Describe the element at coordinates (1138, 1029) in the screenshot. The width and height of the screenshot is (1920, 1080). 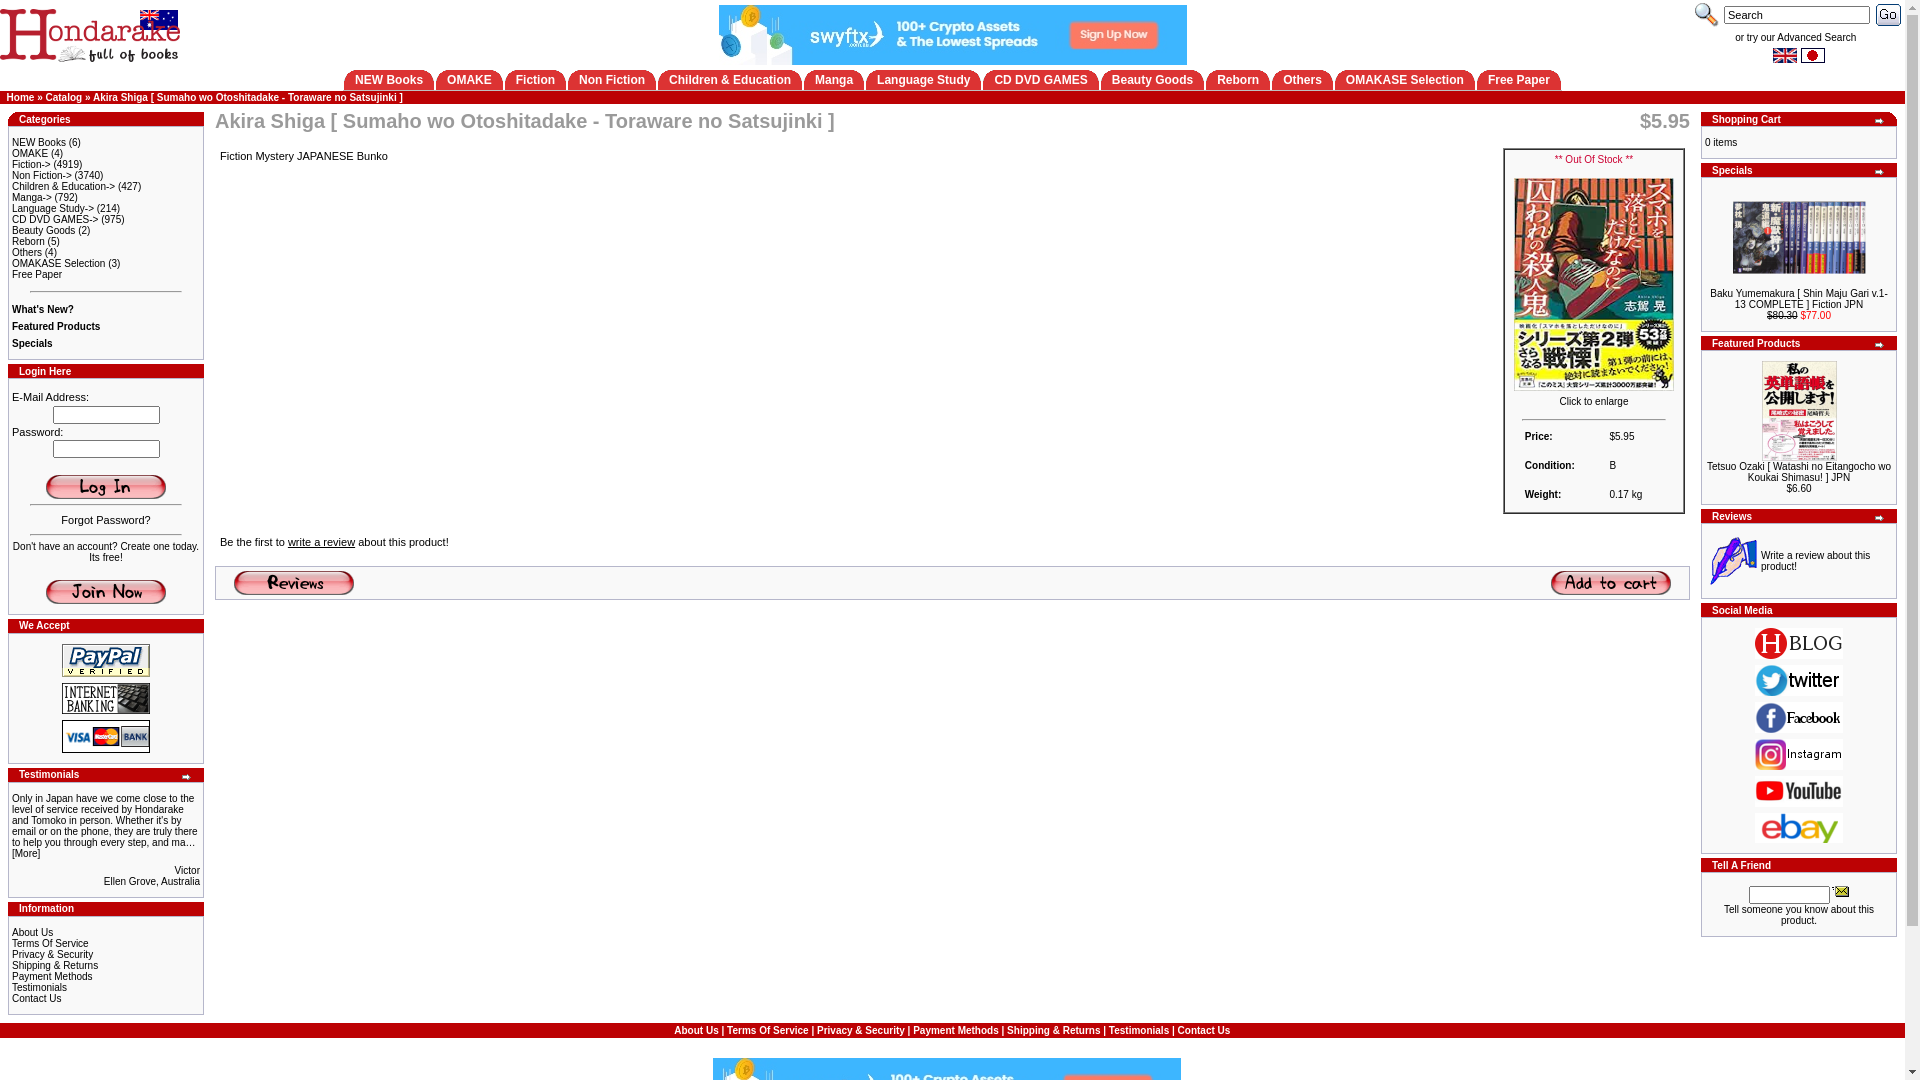
I see `'Testimonials'` at that location.